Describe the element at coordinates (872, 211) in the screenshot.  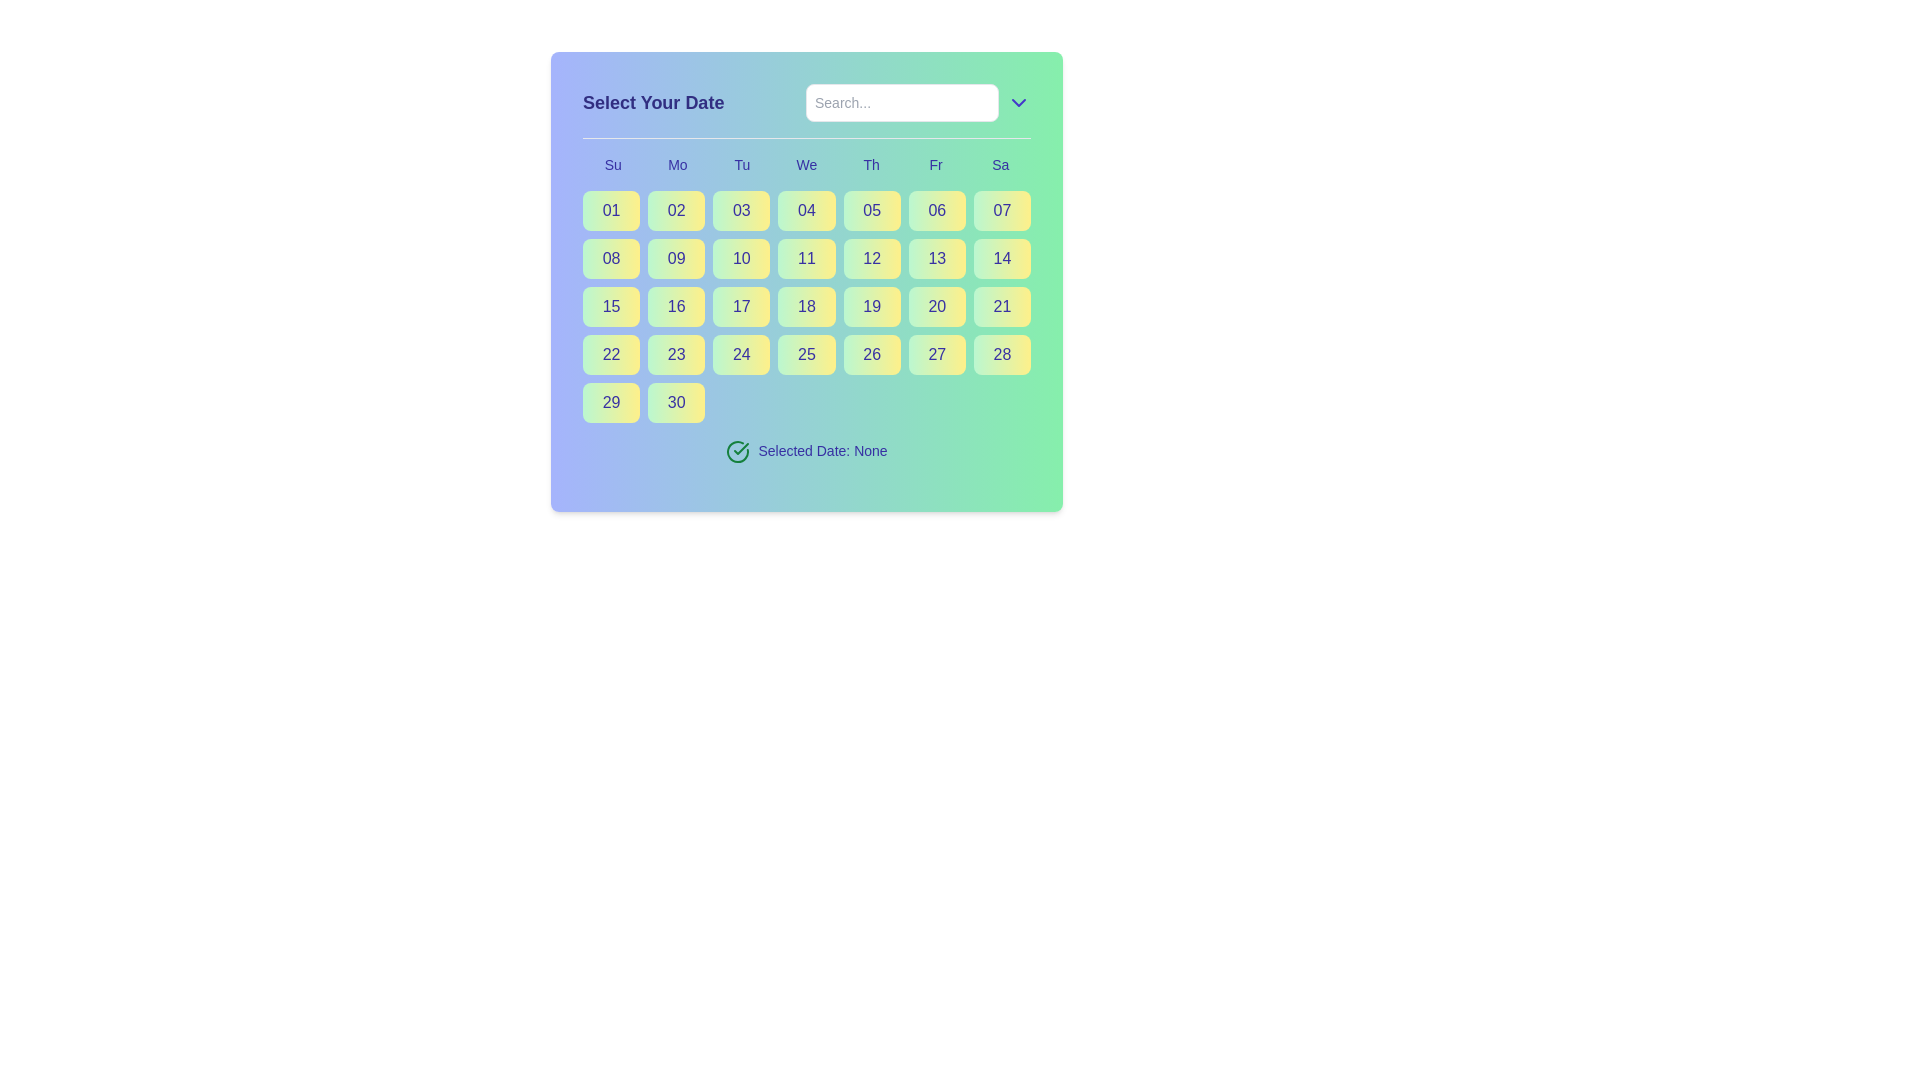
I see `the square button labeled '05' with a gradient background to indicate selection` at that location.